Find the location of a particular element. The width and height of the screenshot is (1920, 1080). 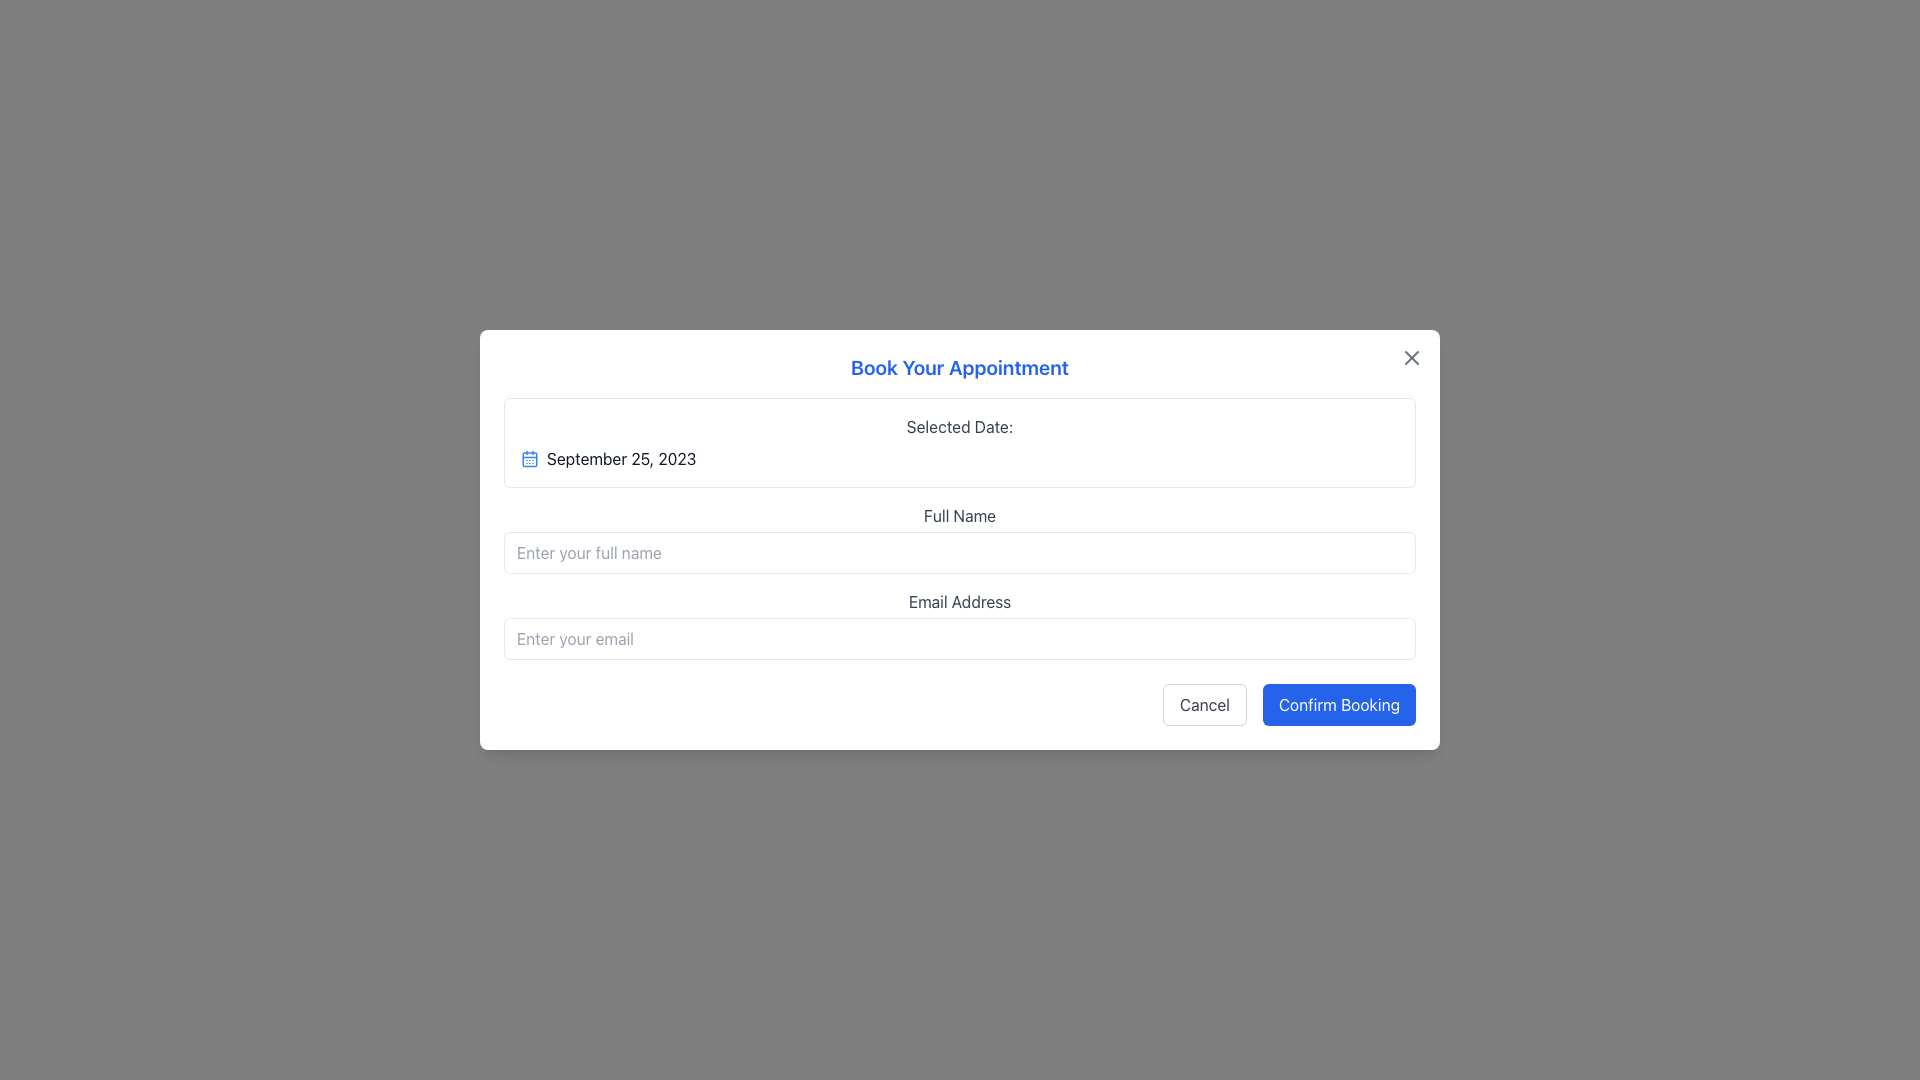

the confirm booking button located at the bottom-right corner of the modal dialog box is located at coordinates (1339, 704).